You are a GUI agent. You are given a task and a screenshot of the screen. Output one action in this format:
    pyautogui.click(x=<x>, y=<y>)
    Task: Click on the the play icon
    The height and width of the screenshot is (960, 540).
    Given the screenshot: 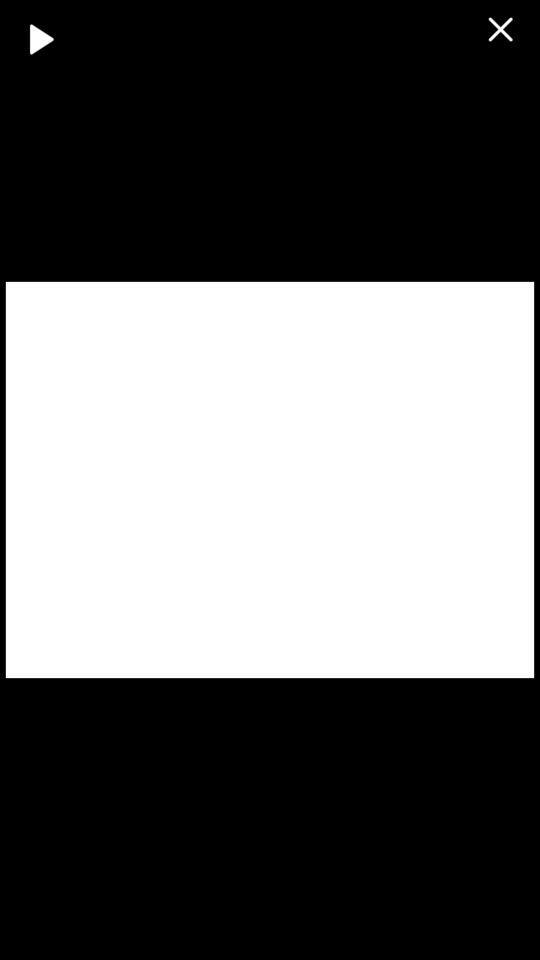 What is the action you would take?
    pyautogui.click(x=41, y=37)
    